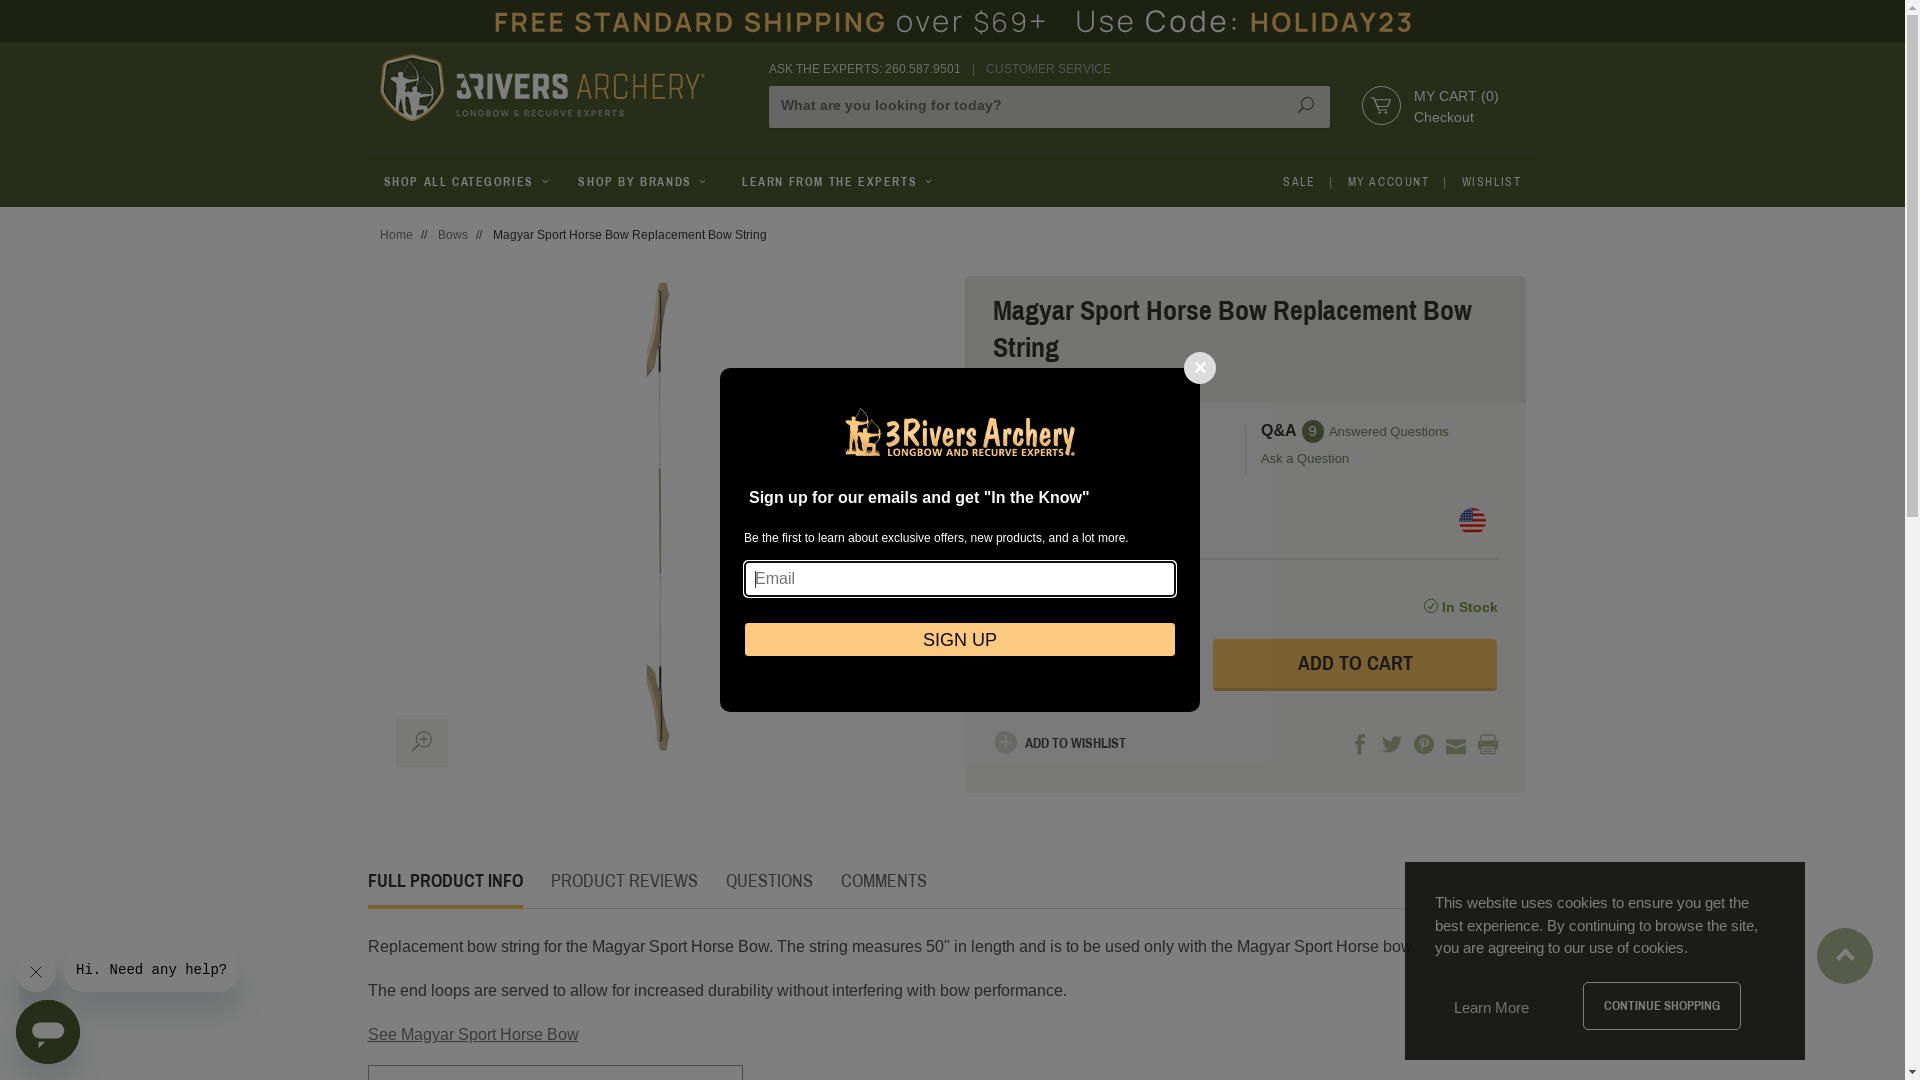 The image size is (1920, 1080). What do you see at coordinates (1387, 182) in the screenshot?
I see `'MY ACCOUNT'` at bounding box center [1387, 182].